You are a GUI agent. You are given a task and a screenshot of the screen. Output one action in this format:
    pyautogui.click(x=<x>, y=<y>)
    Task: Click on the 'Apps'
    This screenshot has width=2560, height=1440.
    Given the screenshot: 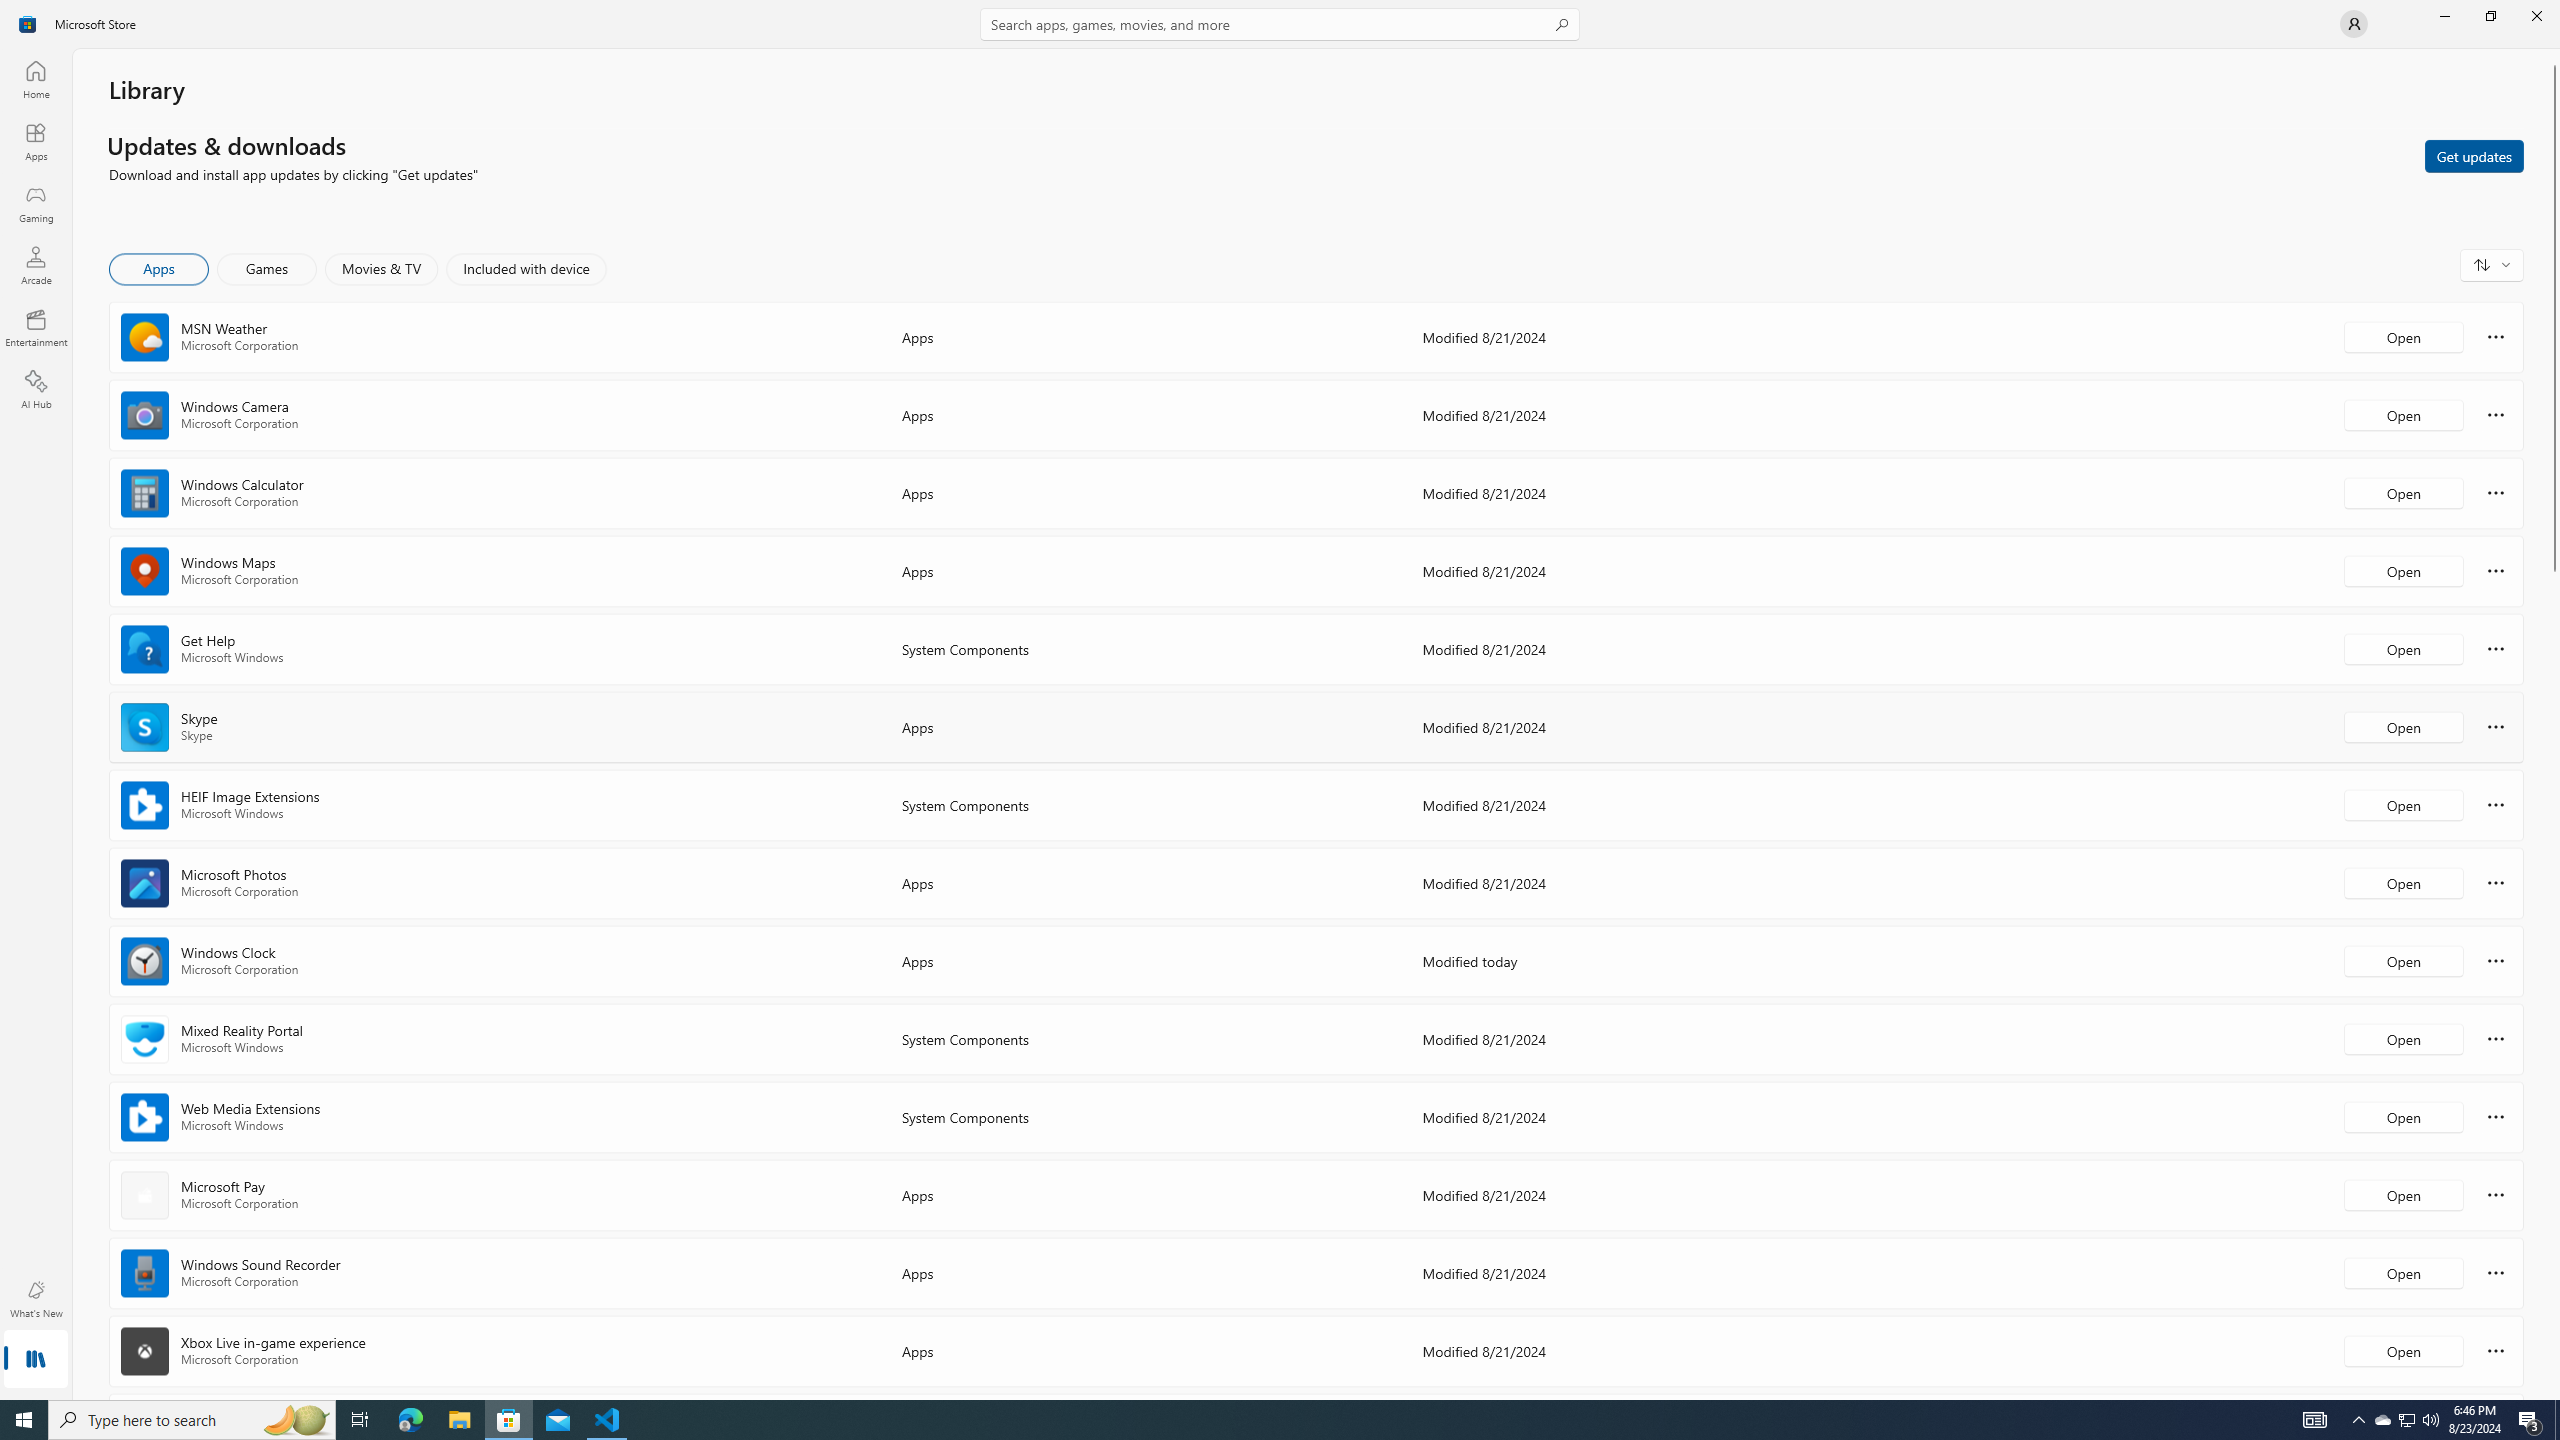 What is the action you would take?
    pyautogui.click(x=34, y=141)
    